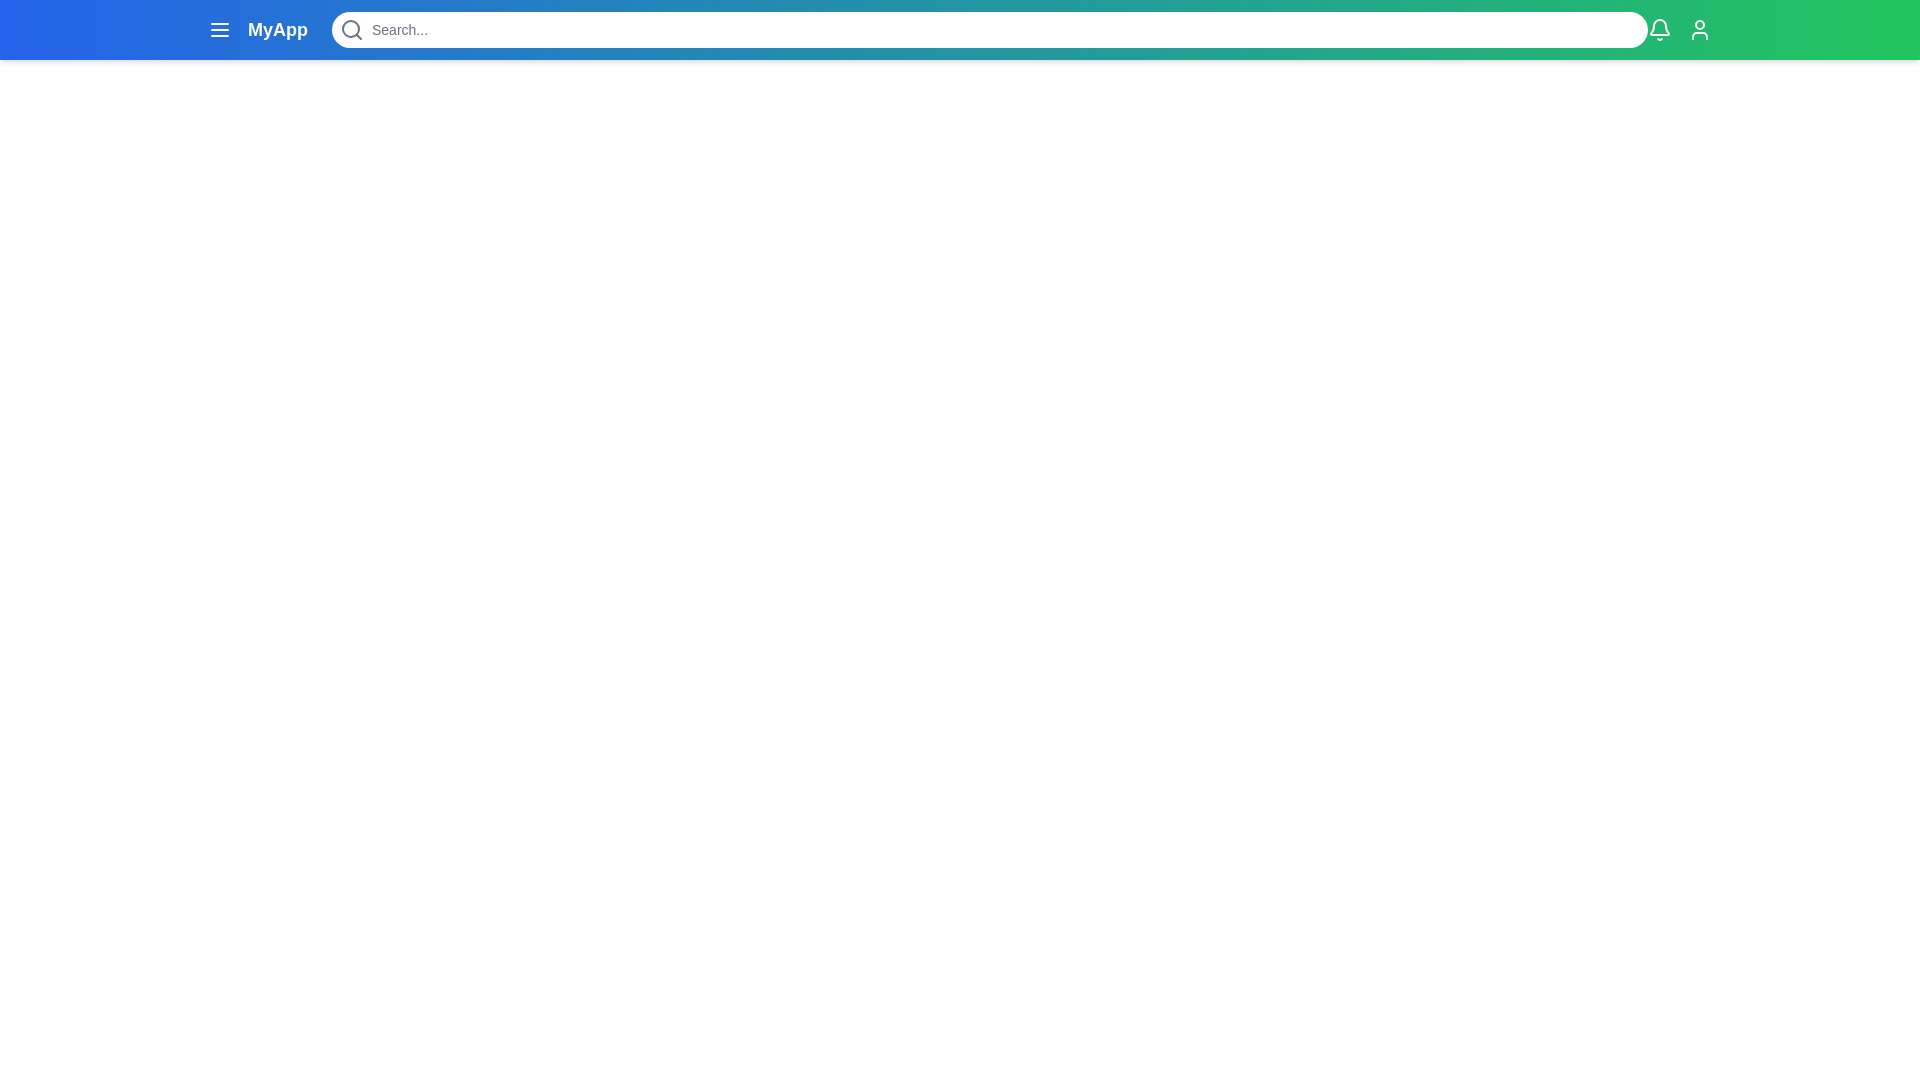  Describe the element at coordinates (1698, 30) in the screenshot. I see `the user icon located in the top-right corner of the application header, which is the second icon from the right` at that location.